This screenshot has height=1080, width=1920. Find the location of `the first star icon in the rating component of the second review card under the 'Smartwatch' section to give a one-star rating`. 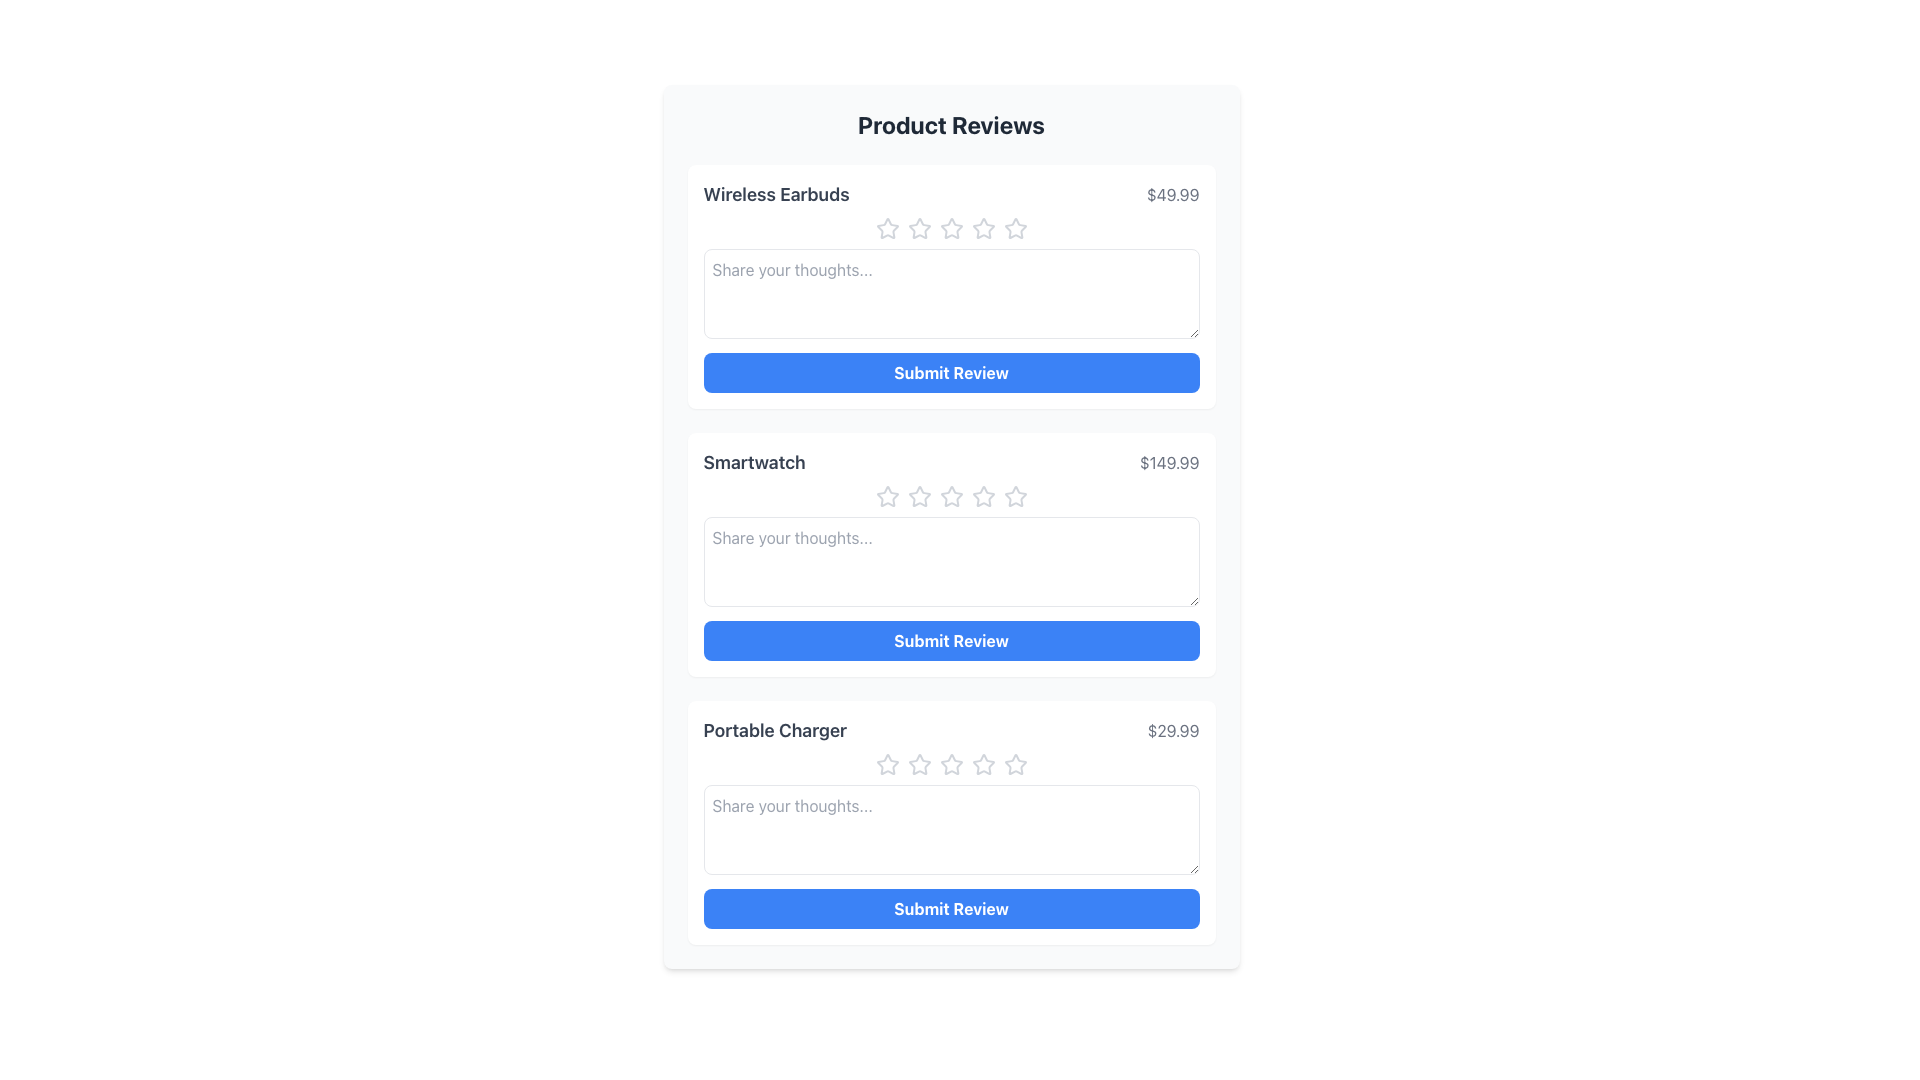

the first star icon in the rating component of the second review card under the 'Smartwatch' section to give a one-star rating is located at coordinates (886, 495).